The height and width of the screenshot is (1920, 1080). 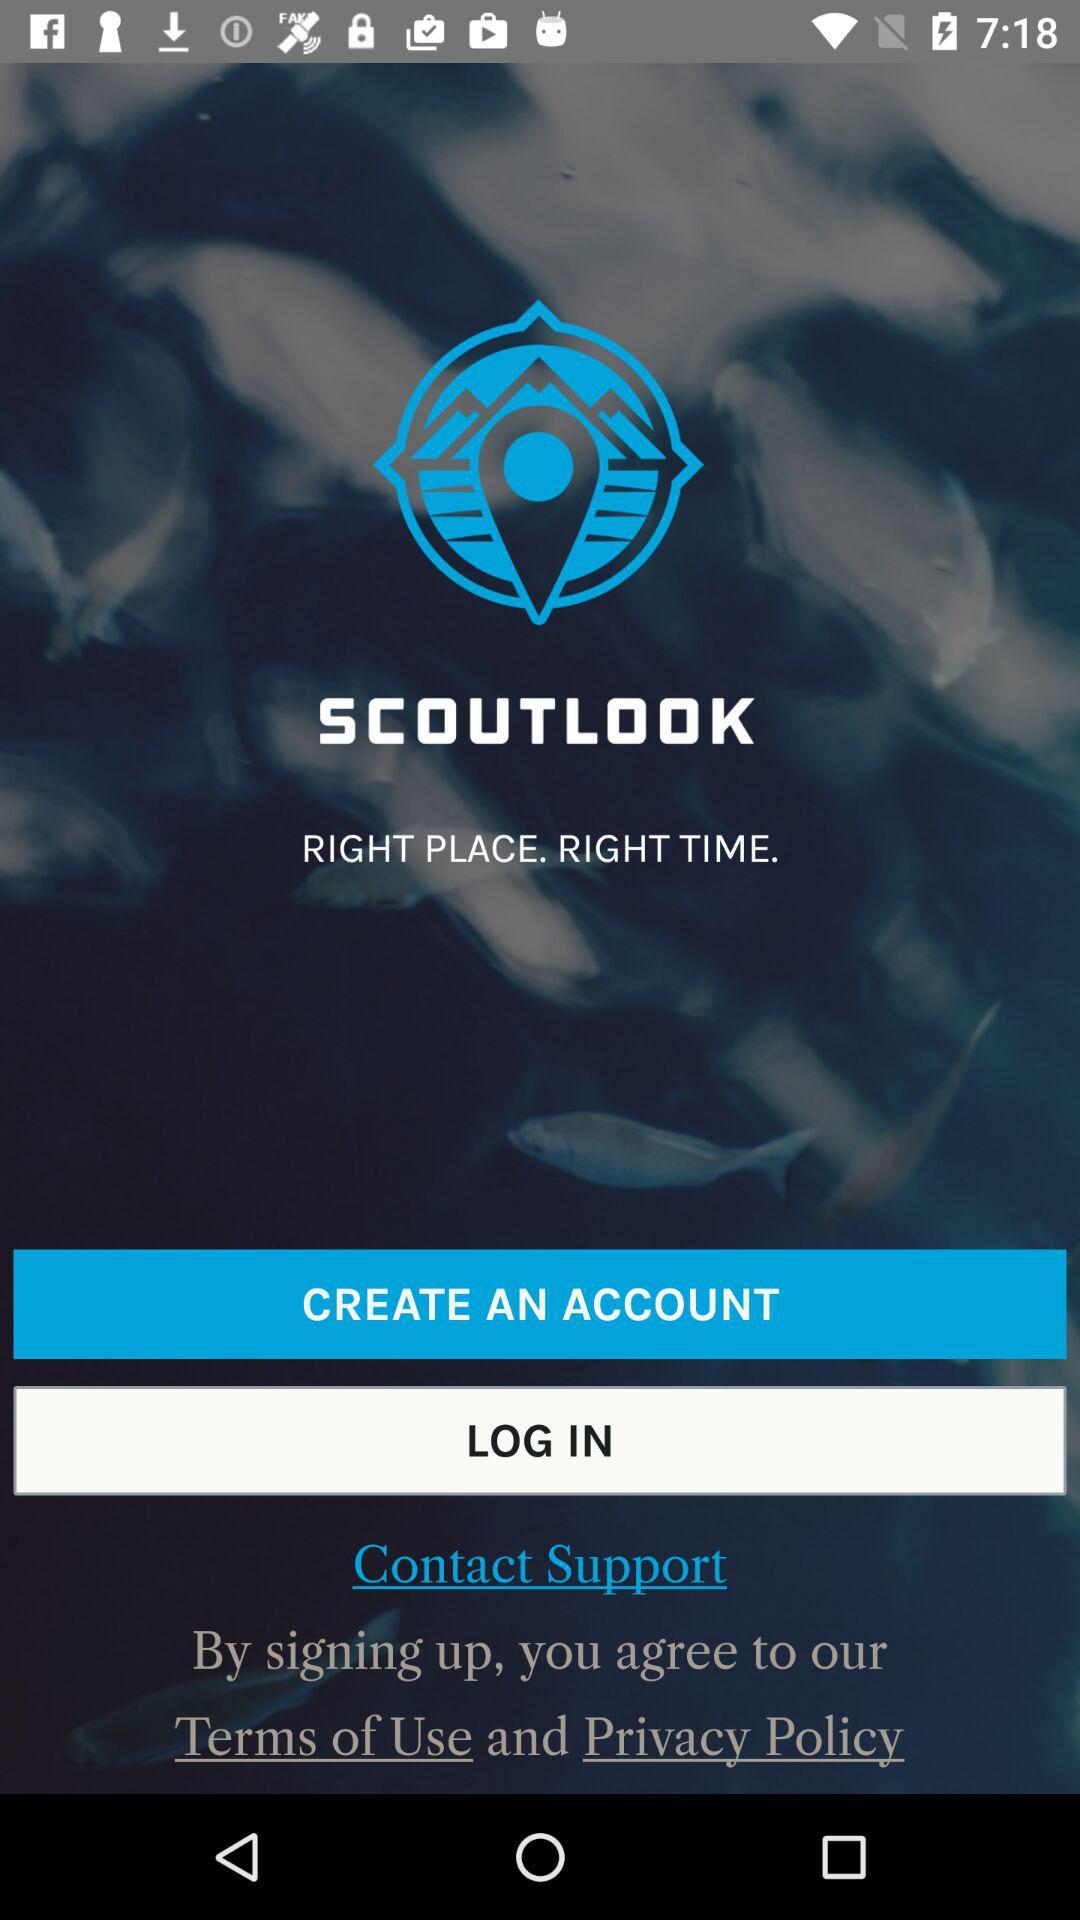 What do you see at coordinates (743, 1736) in the screenshot?
I see `icon next to  and  item` at bounding box center [743, 1736].